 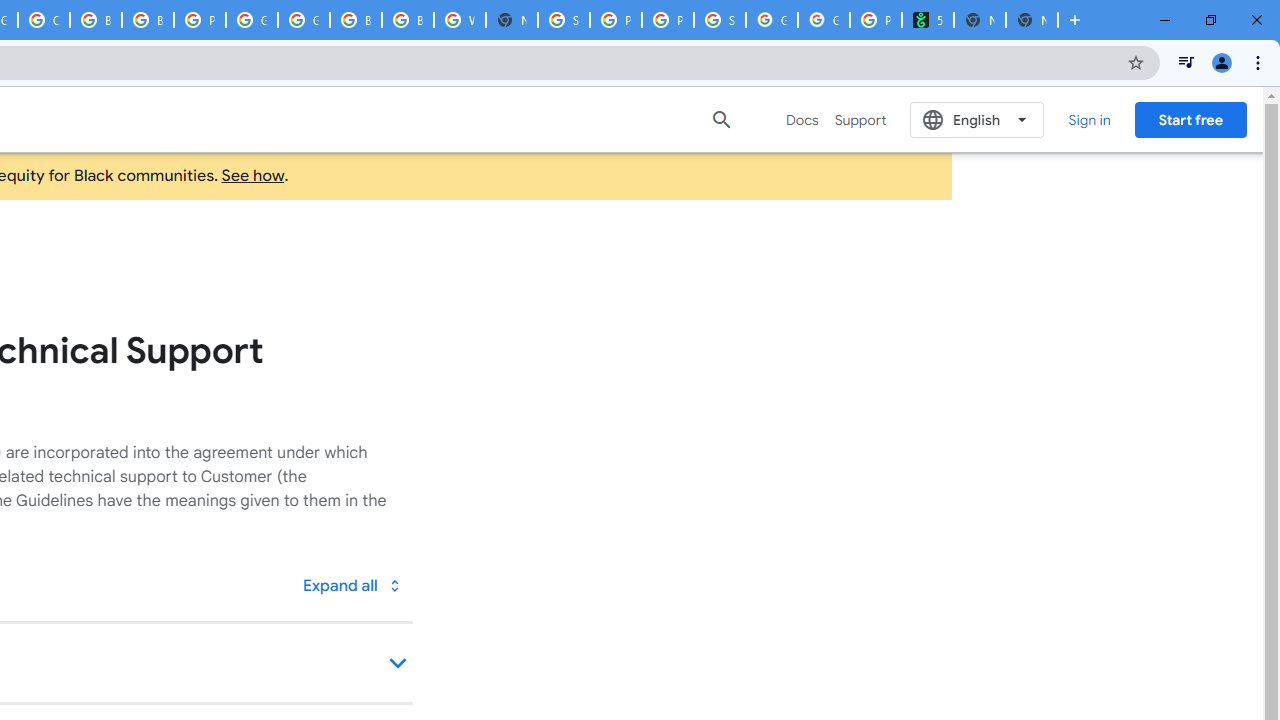 What do you see at coordinates (252, 175) in the screenshot?
I see `'See how'` at bounding box center [252, 175].